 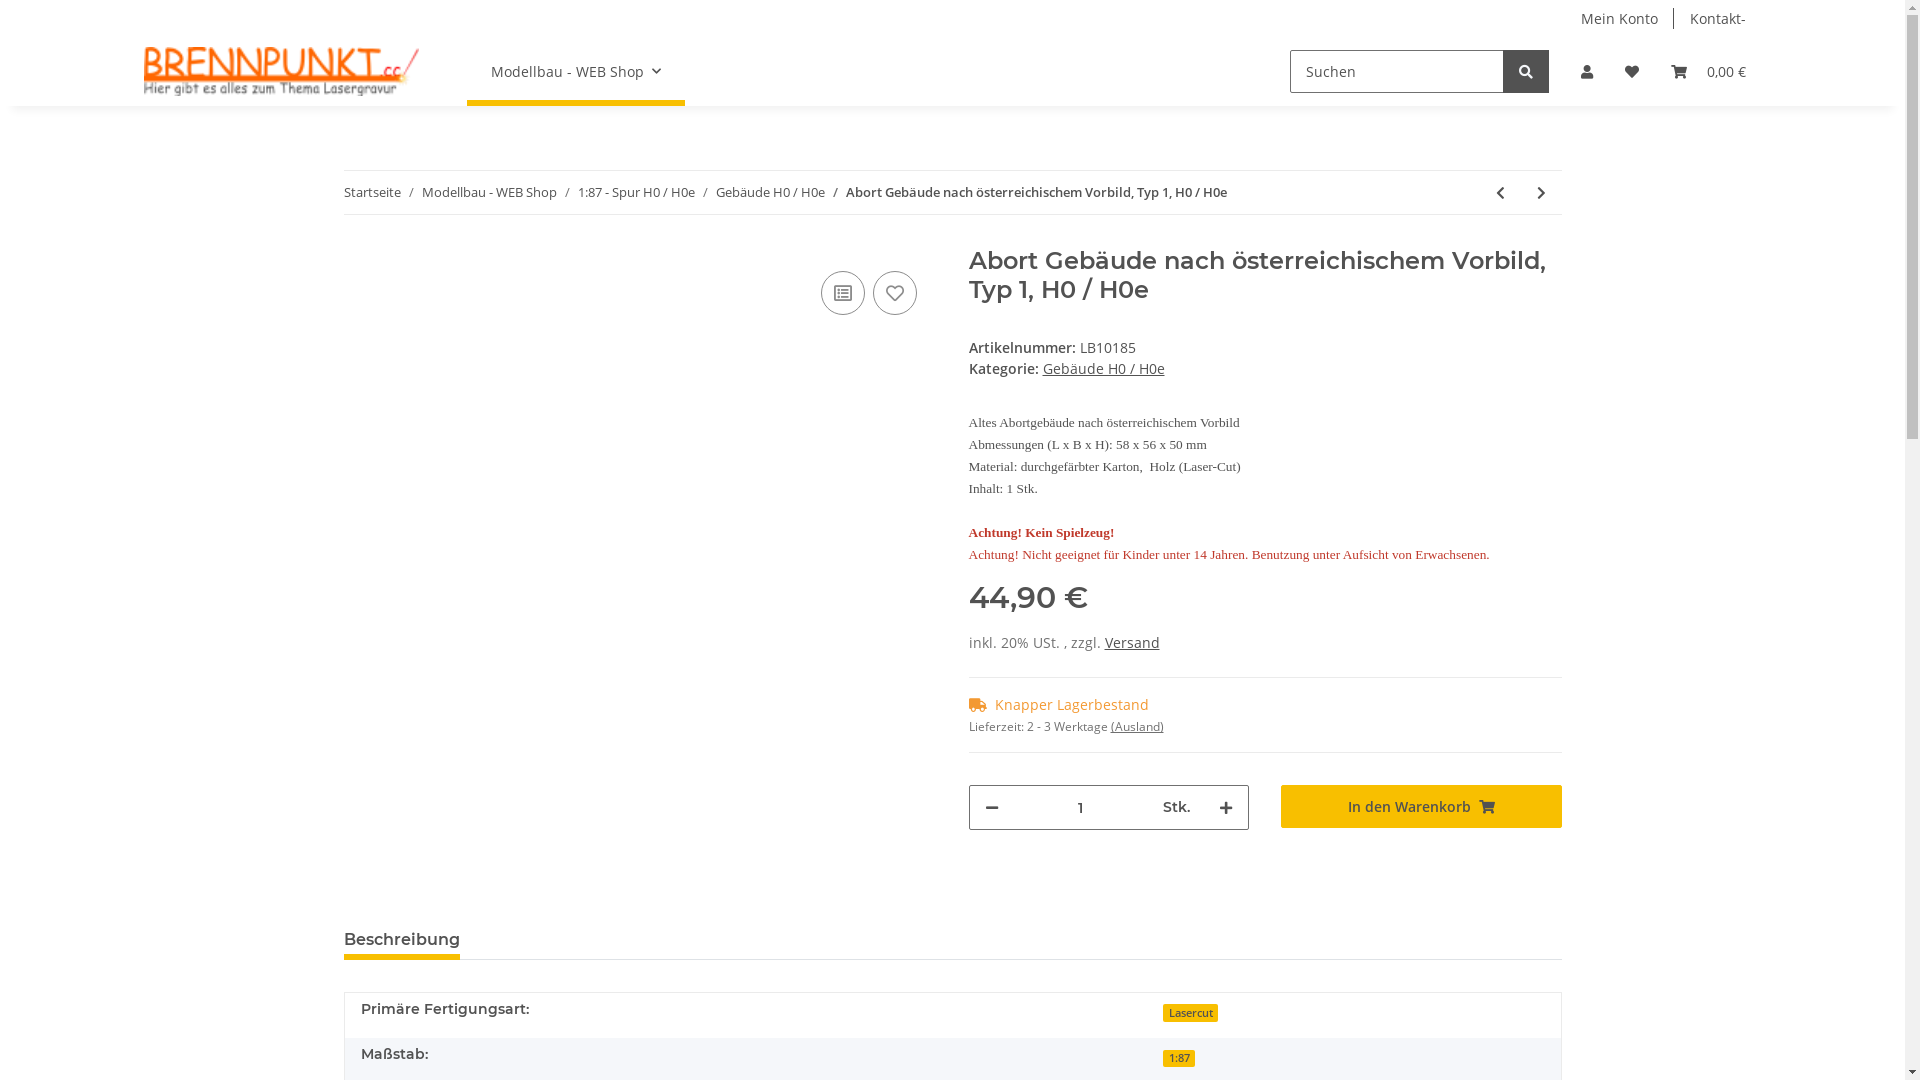 What do you see at coordinates (1190, 1013) in the screenshot?
I see `'Lasercut'` at bounding box center [1190, 1013].